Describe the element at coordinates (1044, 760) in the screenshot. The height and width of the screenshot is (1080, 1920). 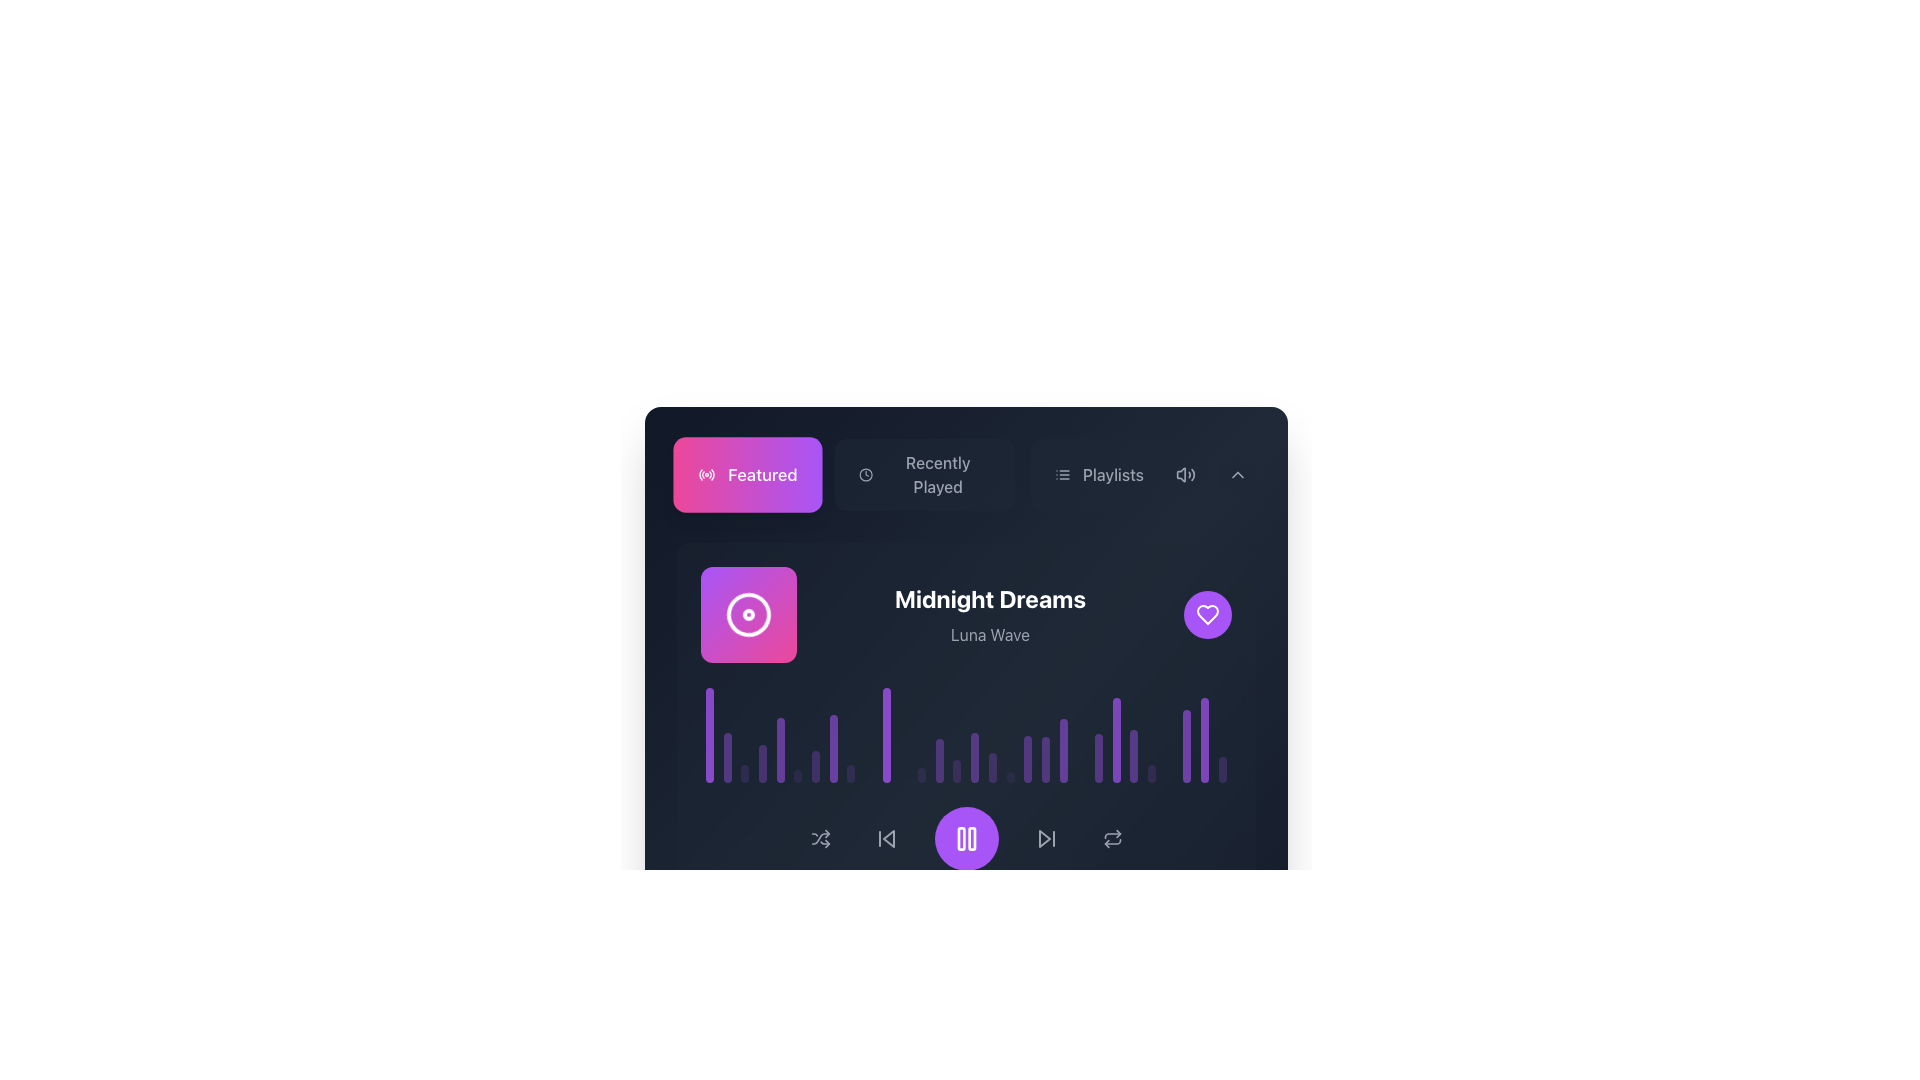
I see `the 19th vertical purple bar` at that location.